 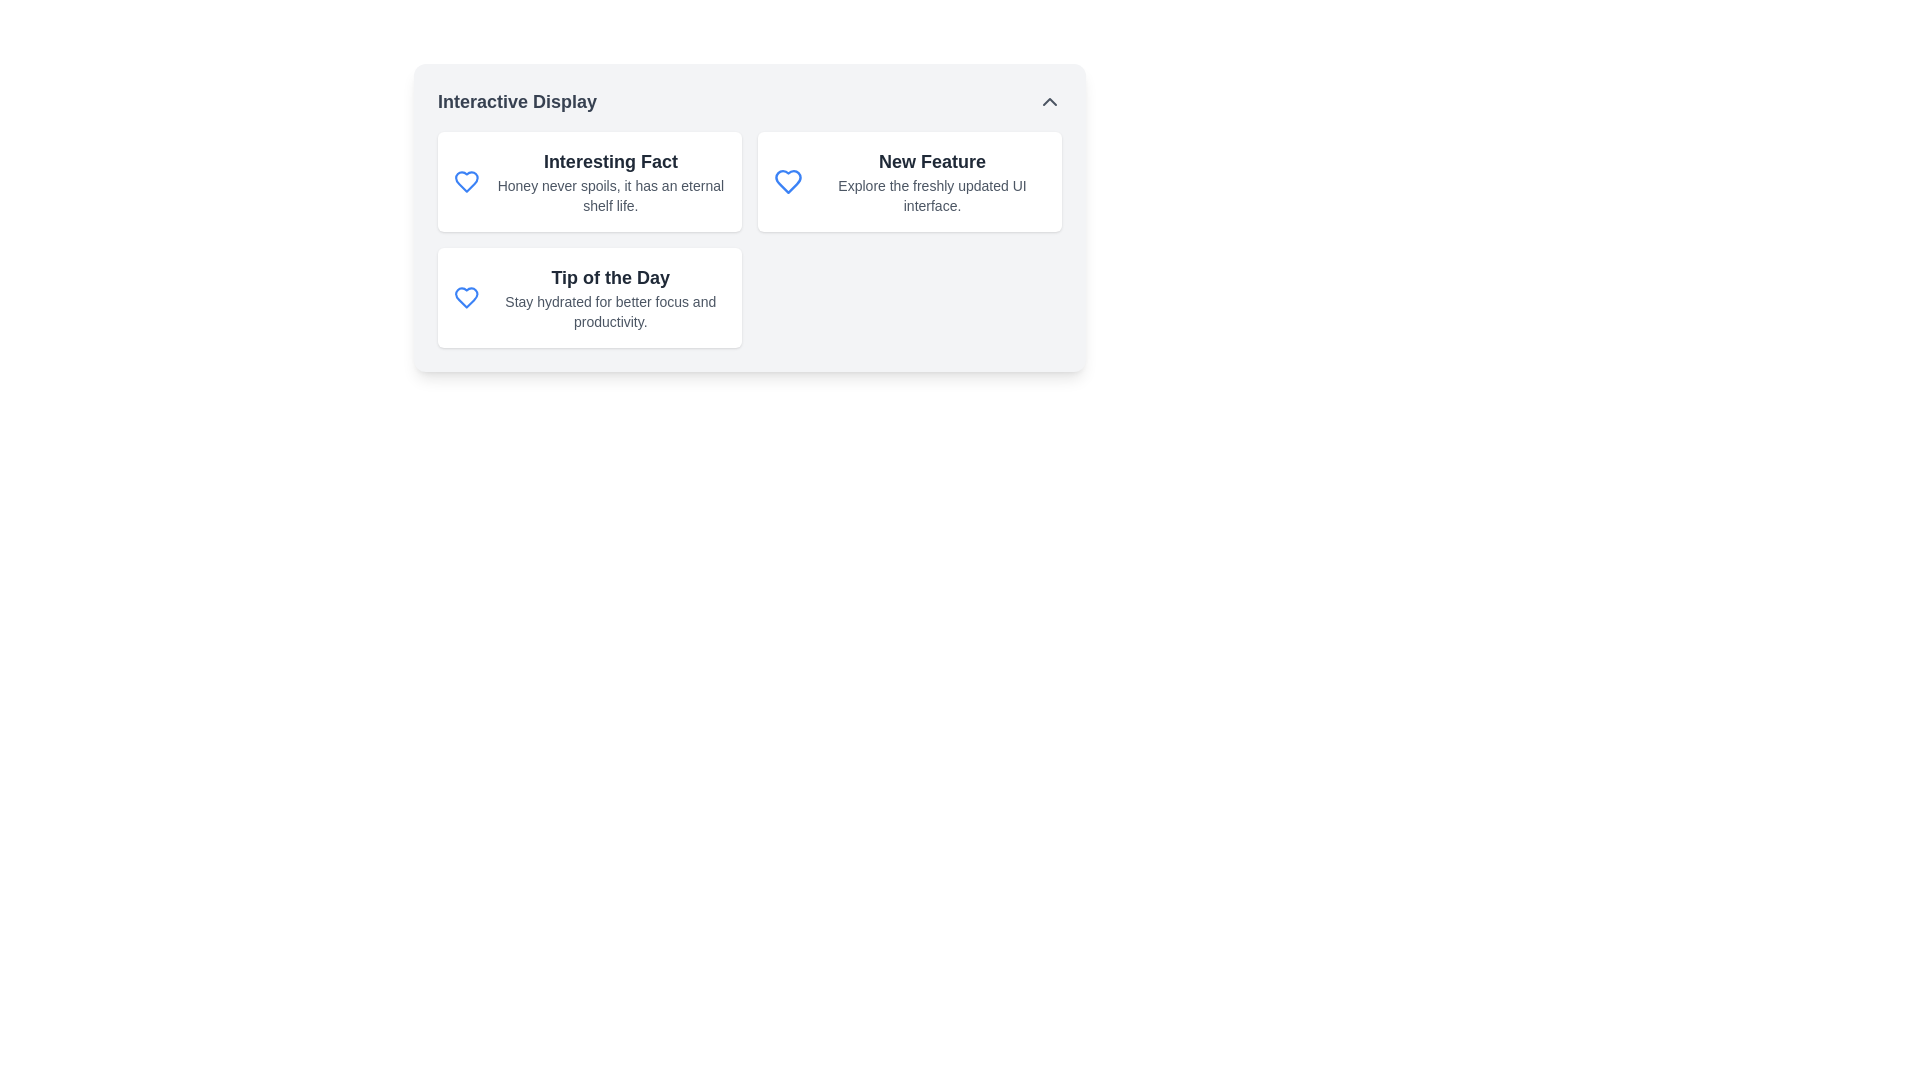 I want to click on the upward-pointing arrow icon button located on the far-right side of the header section labeled 'Interactive Display', so click(x=1049, y=101).